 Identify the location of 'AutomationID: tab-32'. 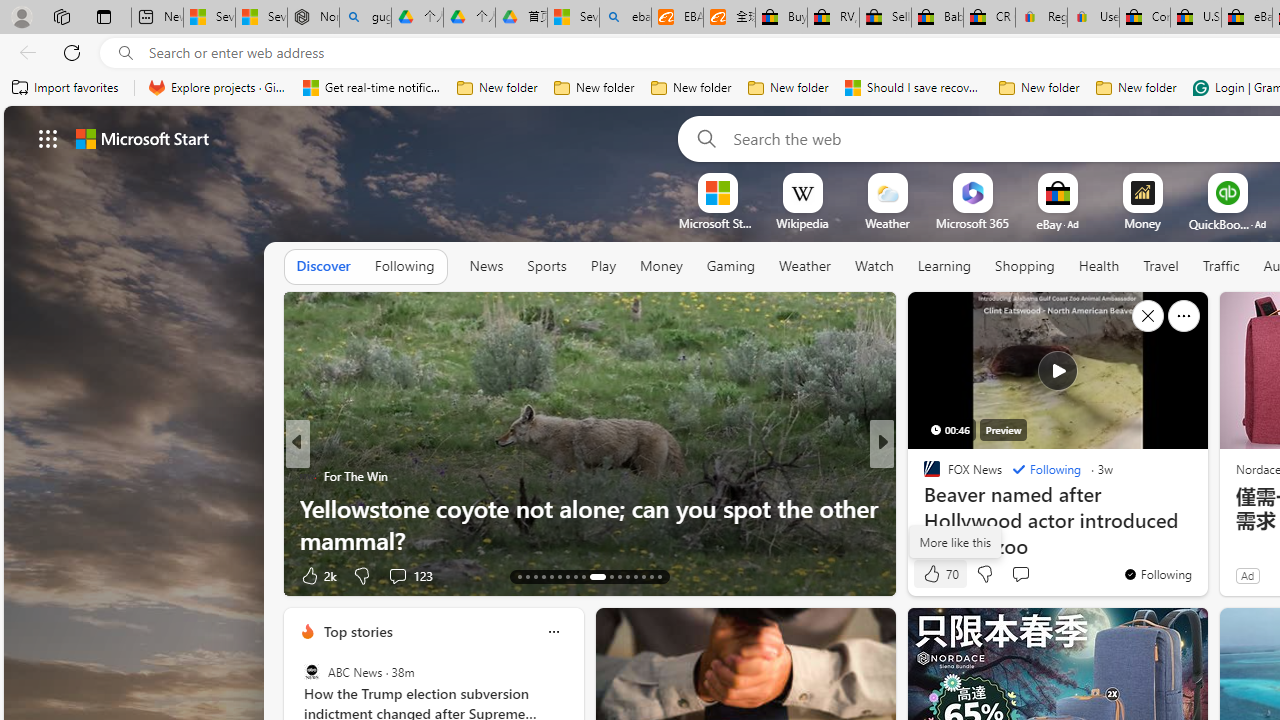
(634, 577).